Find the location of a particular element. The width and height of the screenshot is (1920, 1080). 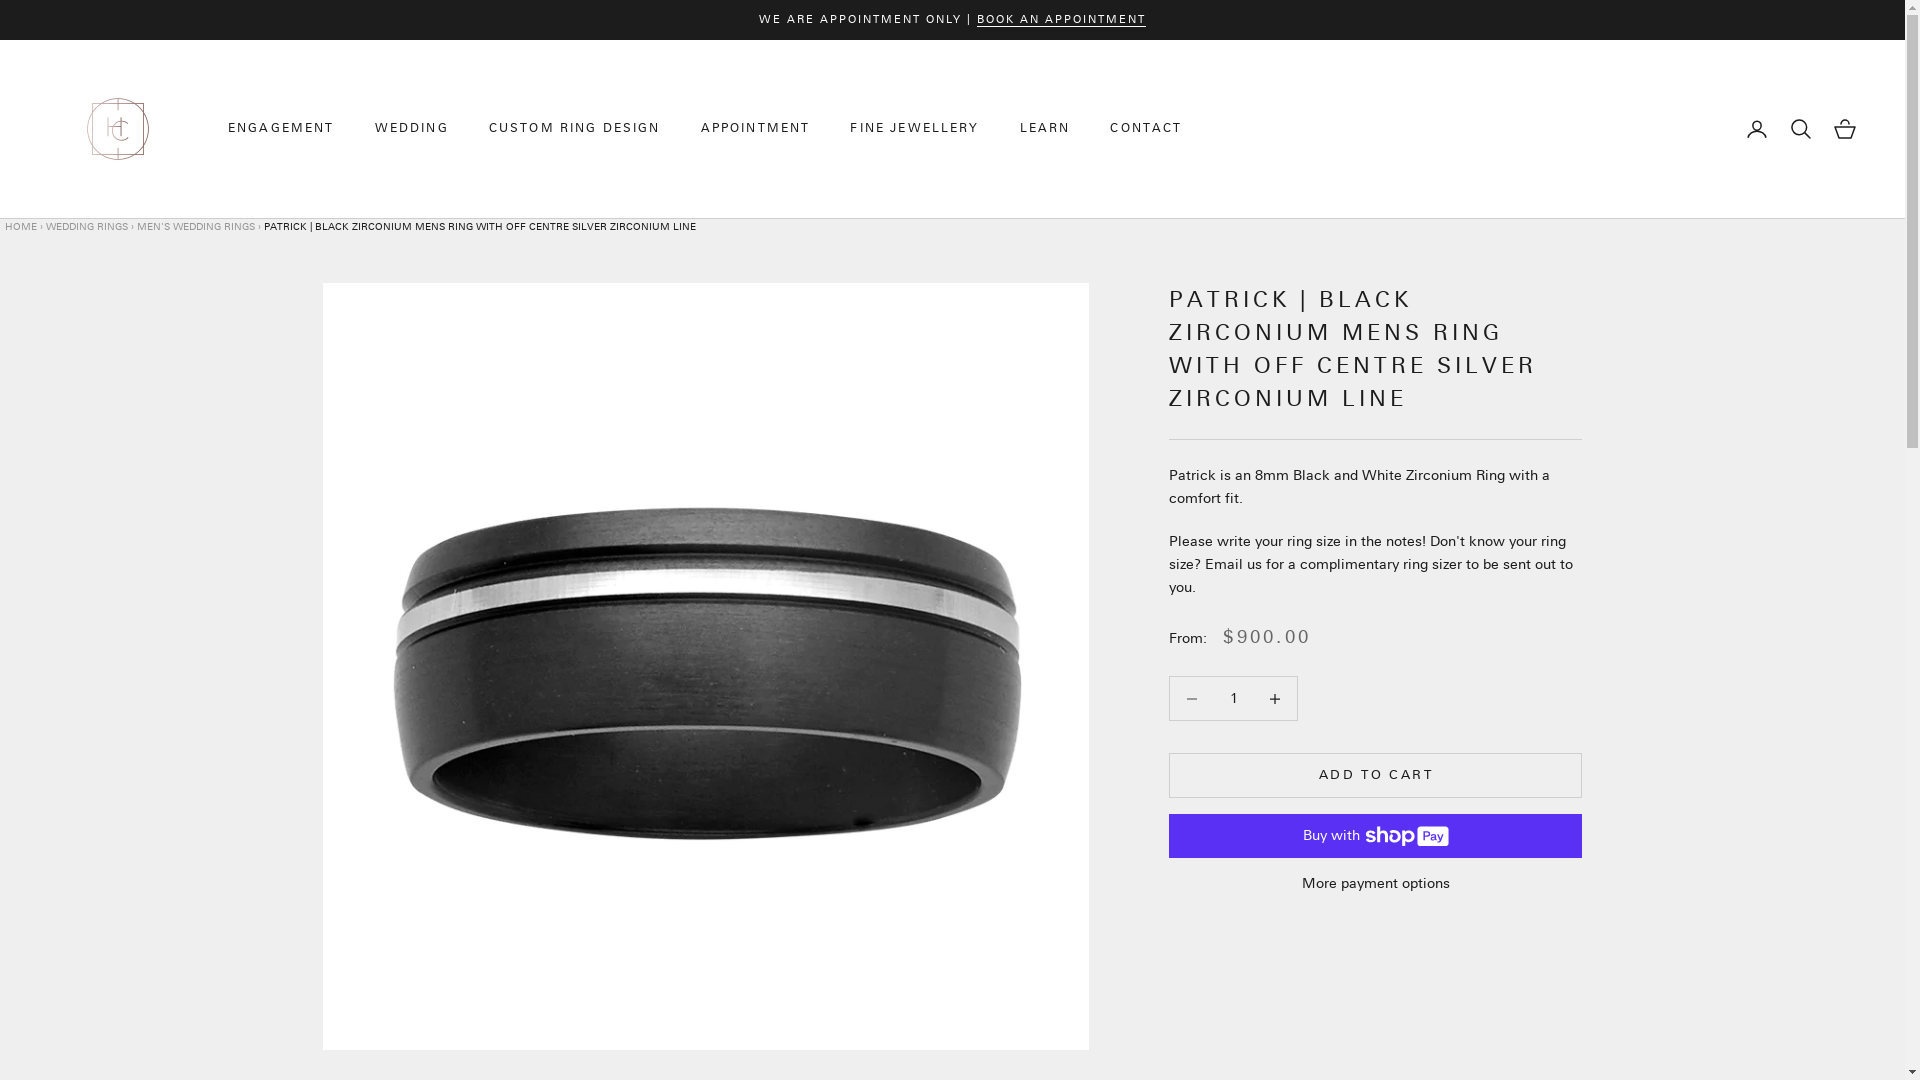

'Harry & Co Jewellery' is located at coordinates (117, 128).